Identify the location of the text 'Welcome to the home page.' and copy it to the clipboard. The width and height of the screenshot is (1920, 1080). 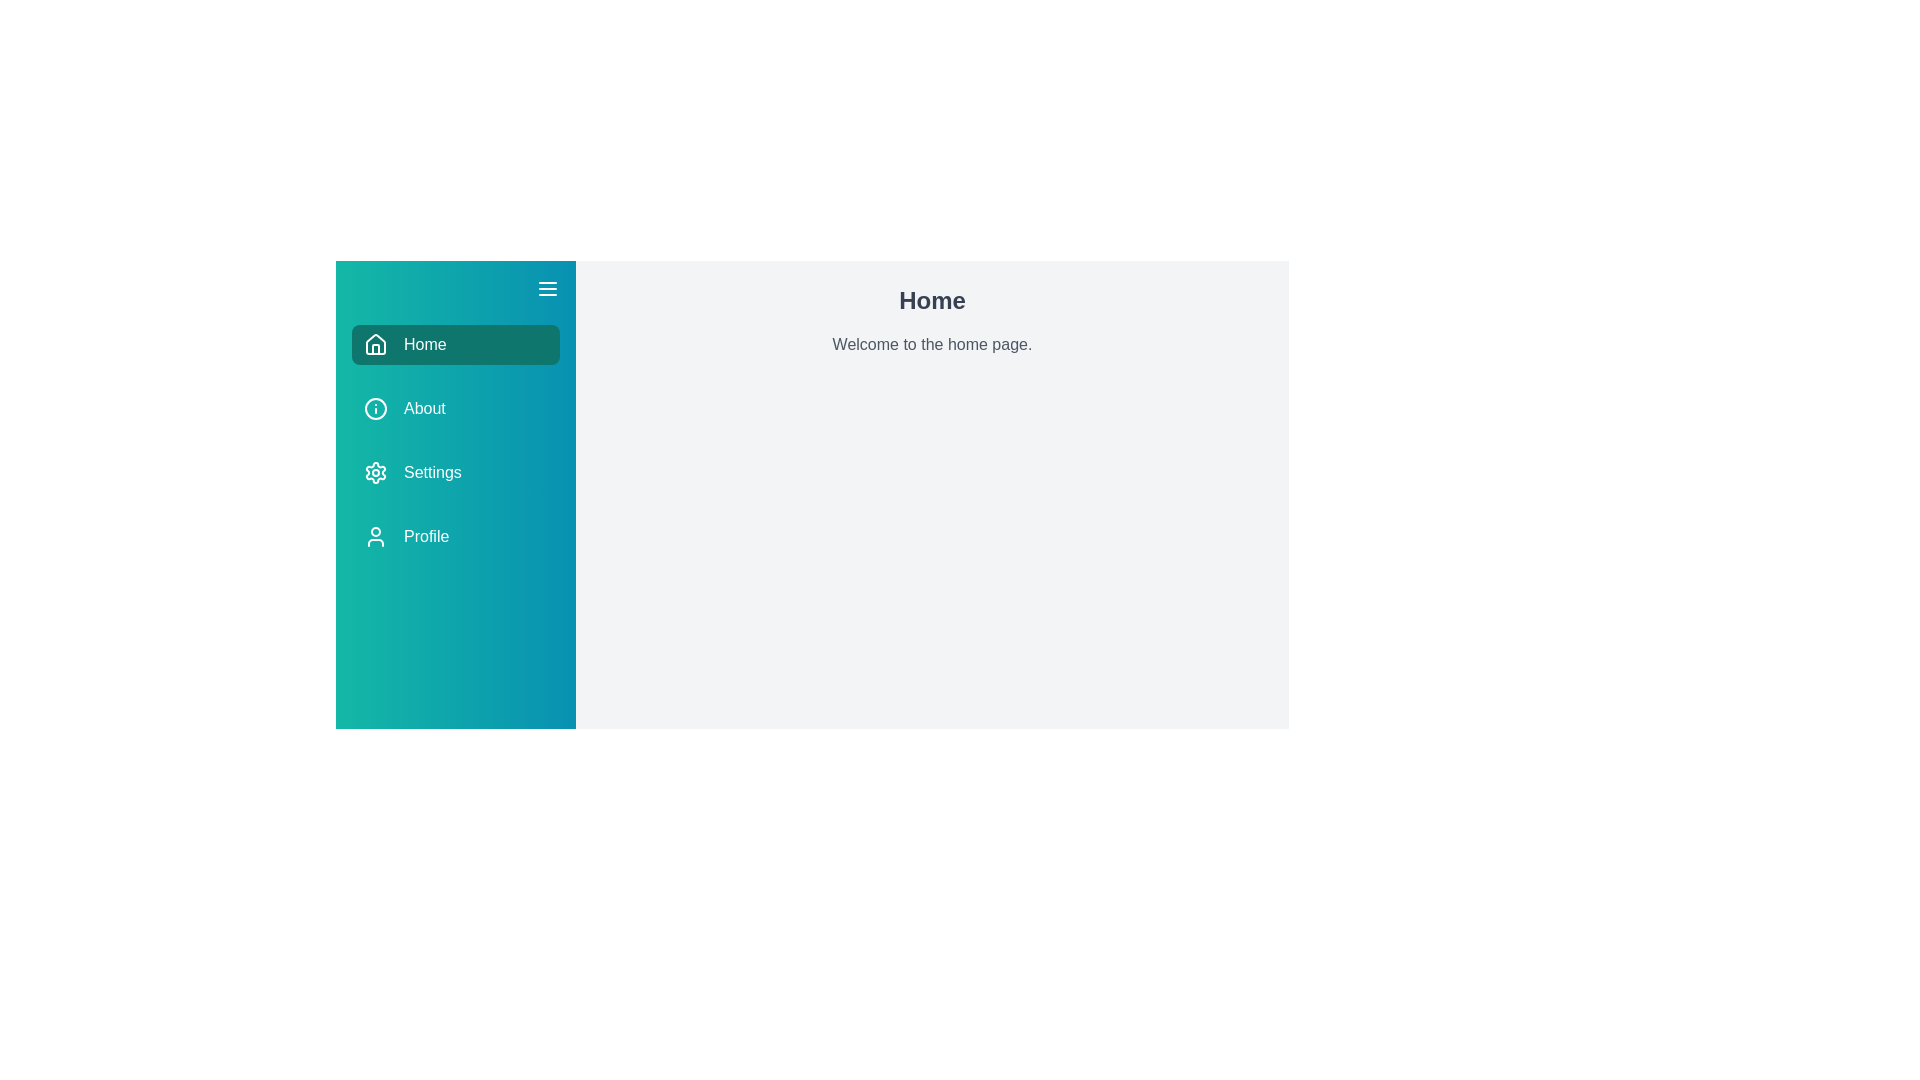
(599, 331).